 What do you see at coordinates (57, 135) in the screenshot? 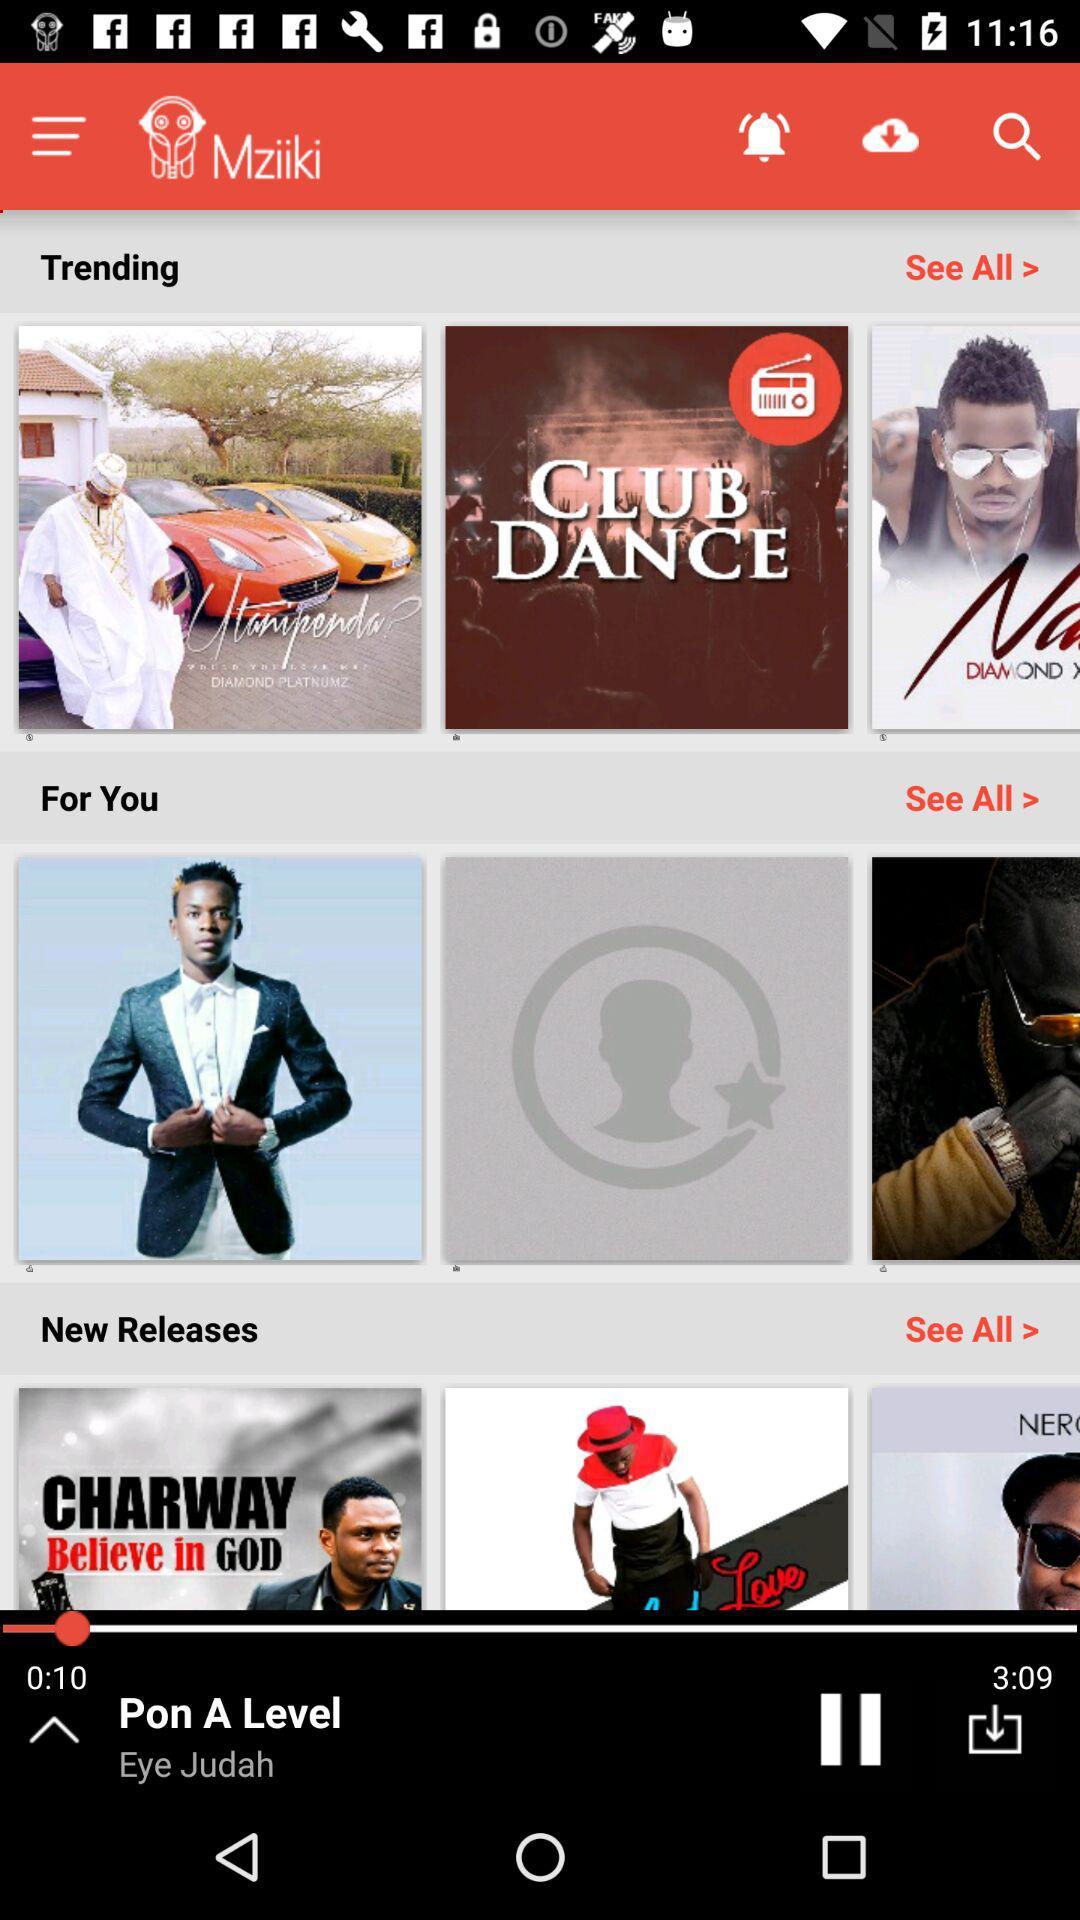
I see `menu tab` at bounding box center [57, 135].